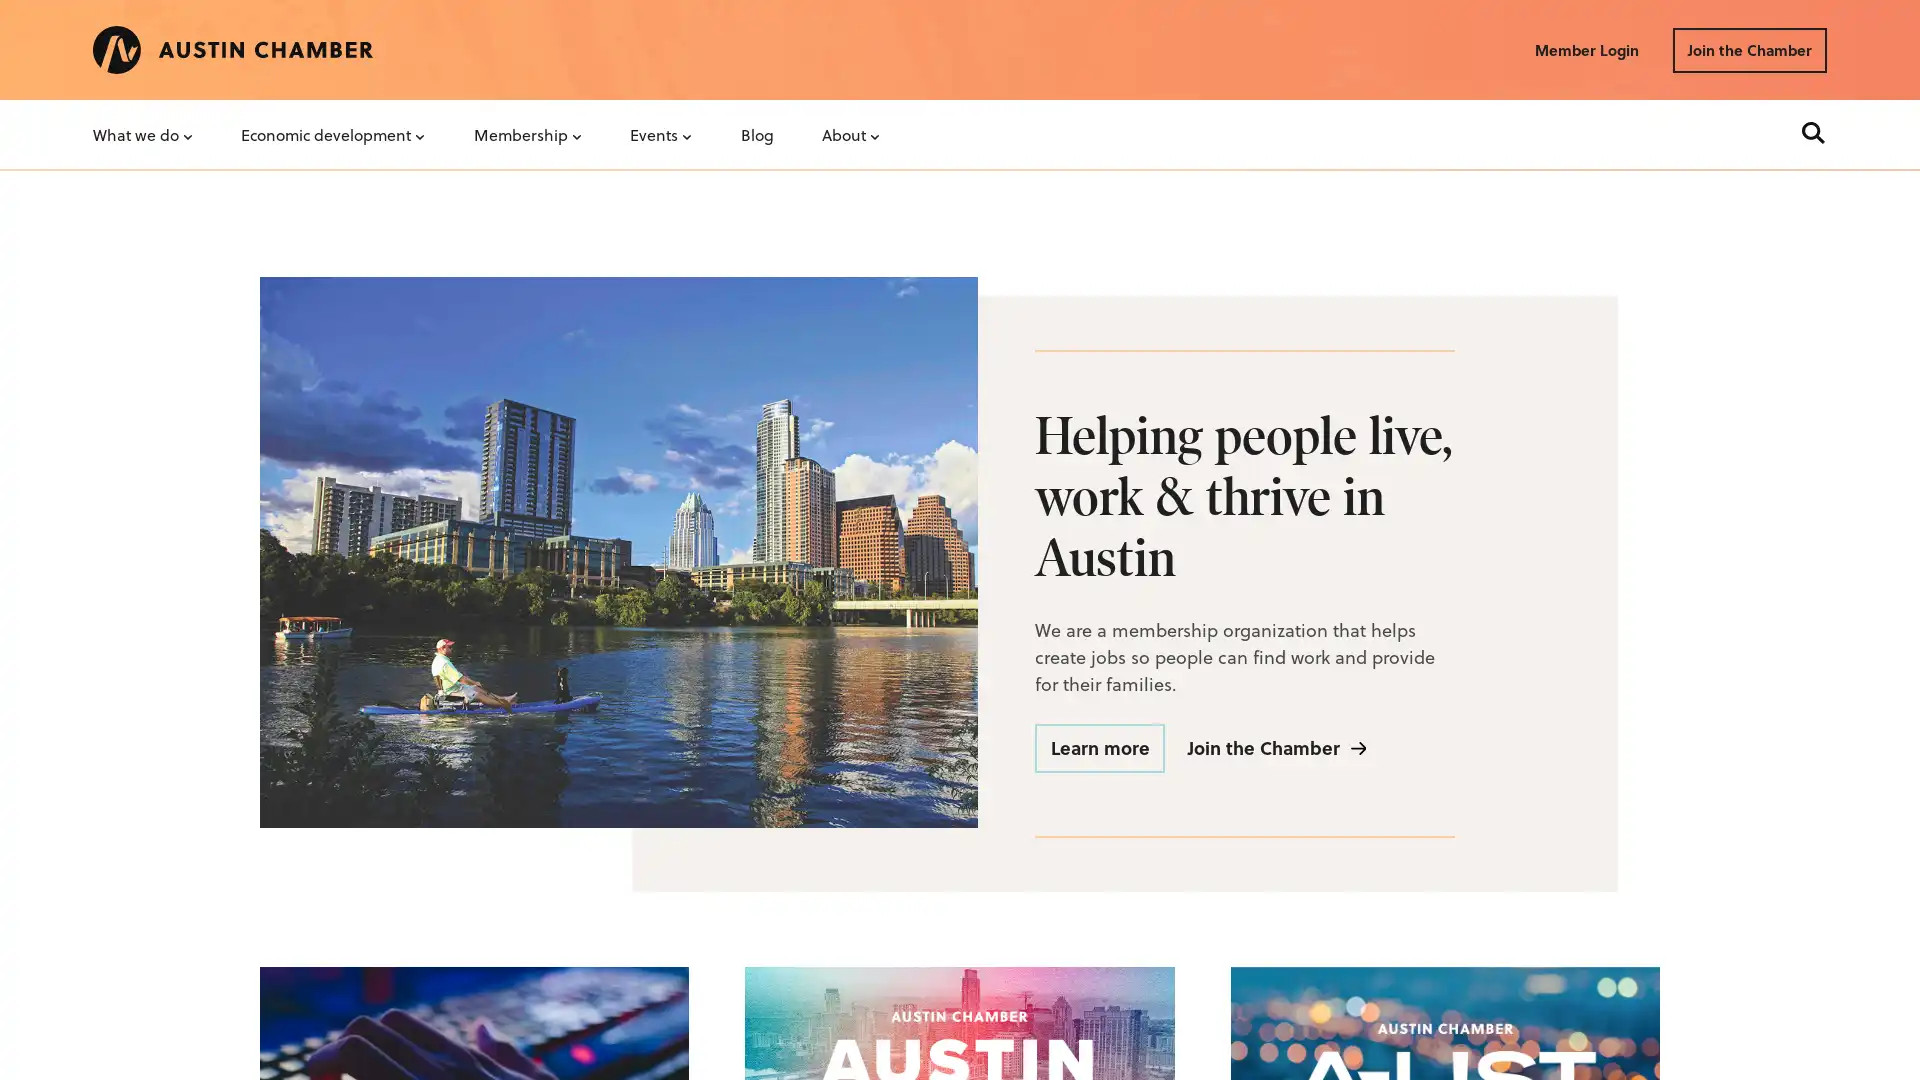 This screenshot has width=1920, height=1080. I want to click on Search, so click(1813, 134).